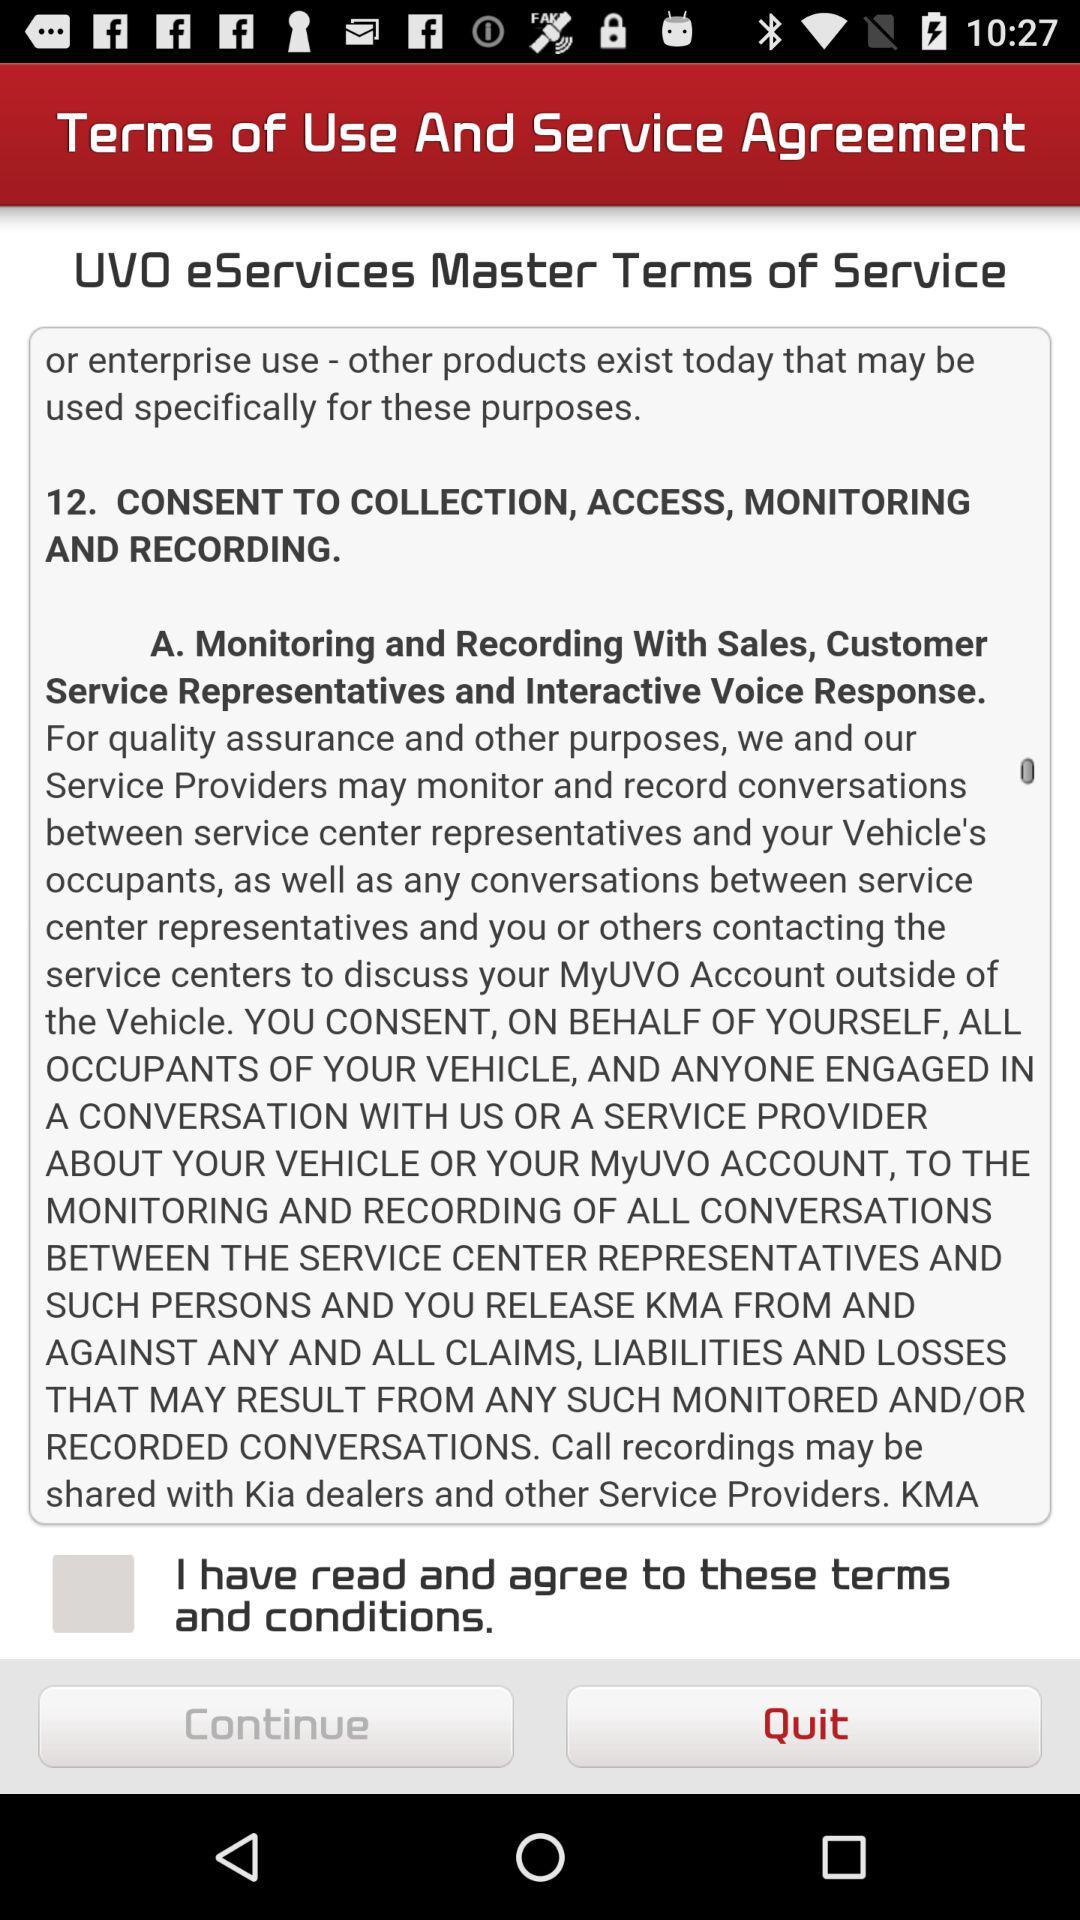 The height and width of the screenshot is (1920, 1080). What do you see at coordinates (540, 924) in the screenshot?
I see `terms condition text` at bounding box center [540, 924].